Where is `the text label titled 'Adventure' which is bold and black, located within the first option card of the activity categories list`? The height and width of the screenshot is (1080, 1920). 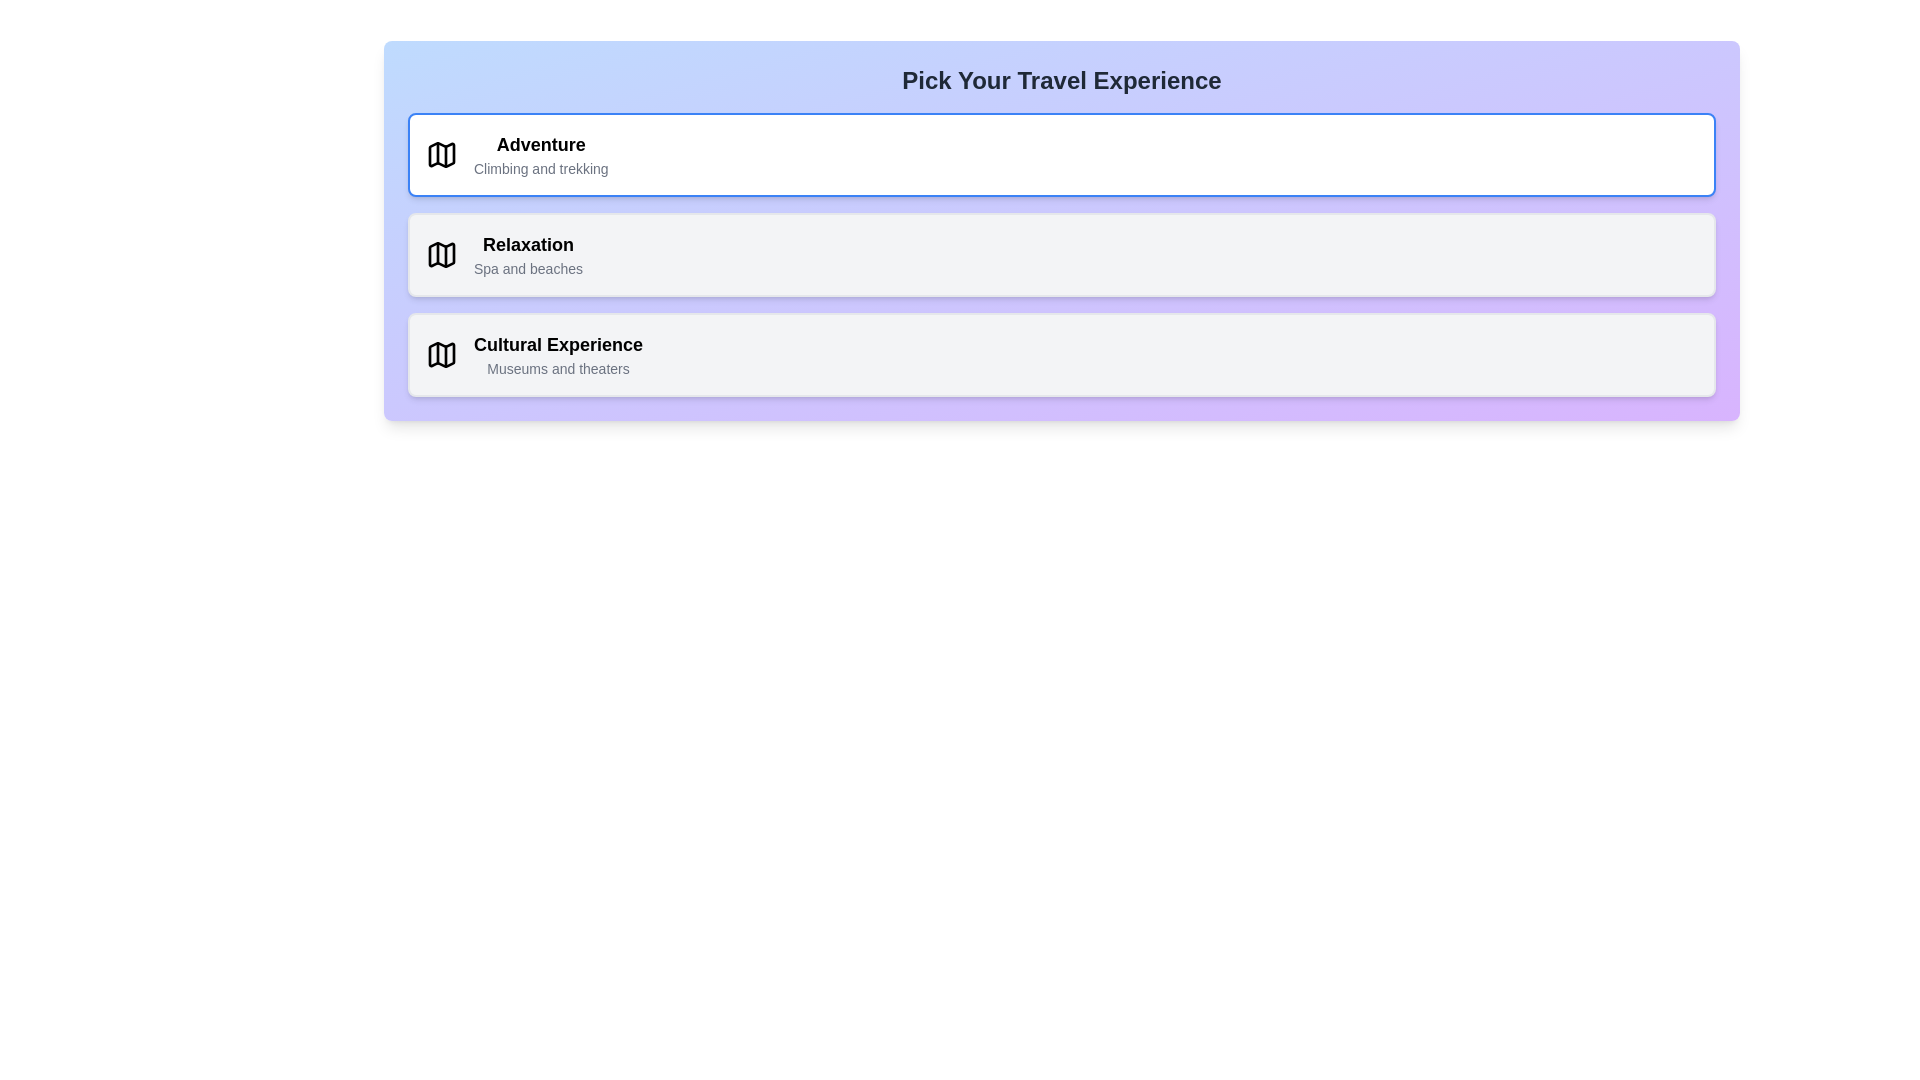 the text label titled 'Adventure' which is bold and black, located within the first option card of the activity categories list is located at coordinates (541, 144).